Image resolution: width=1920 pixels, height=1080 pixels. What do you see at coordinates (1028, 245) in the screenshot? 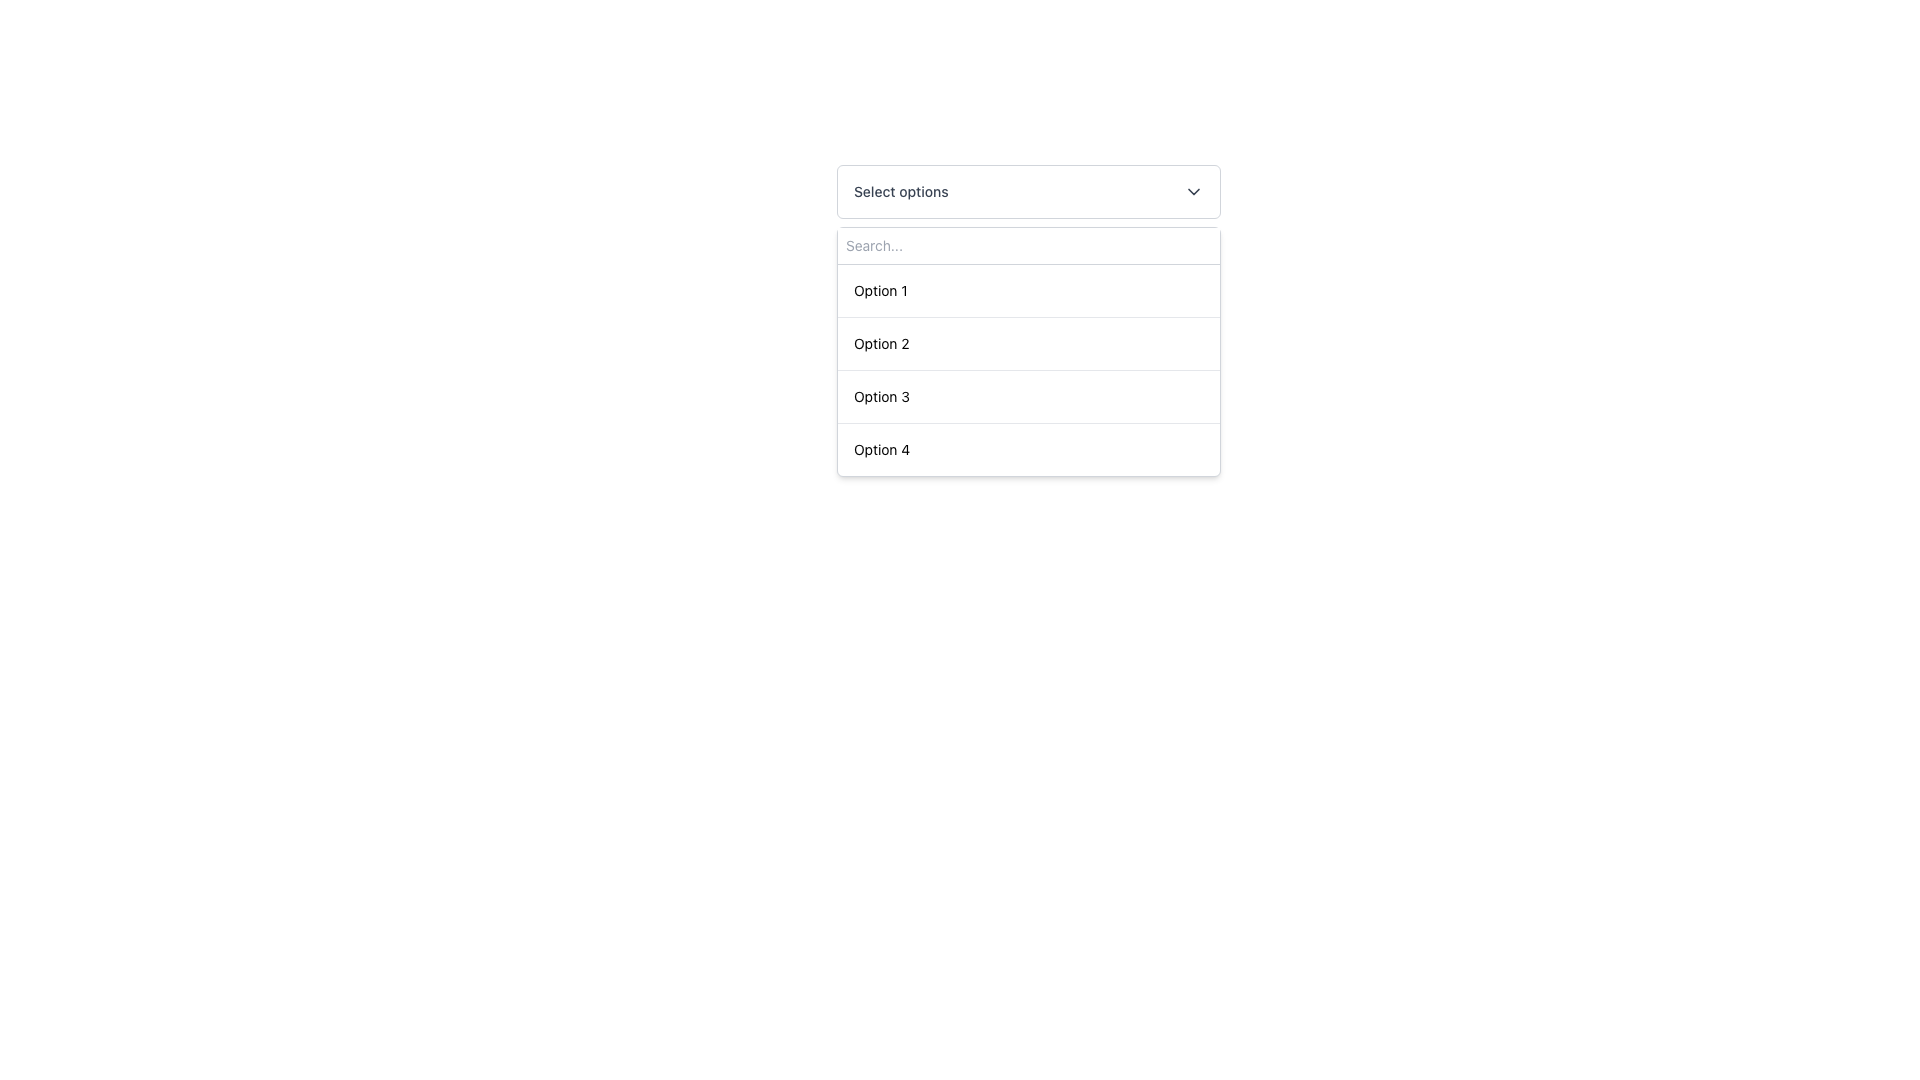
I see `the search input field located directly below the 'Select options' trigger area` at bounding box center [1028, 245].